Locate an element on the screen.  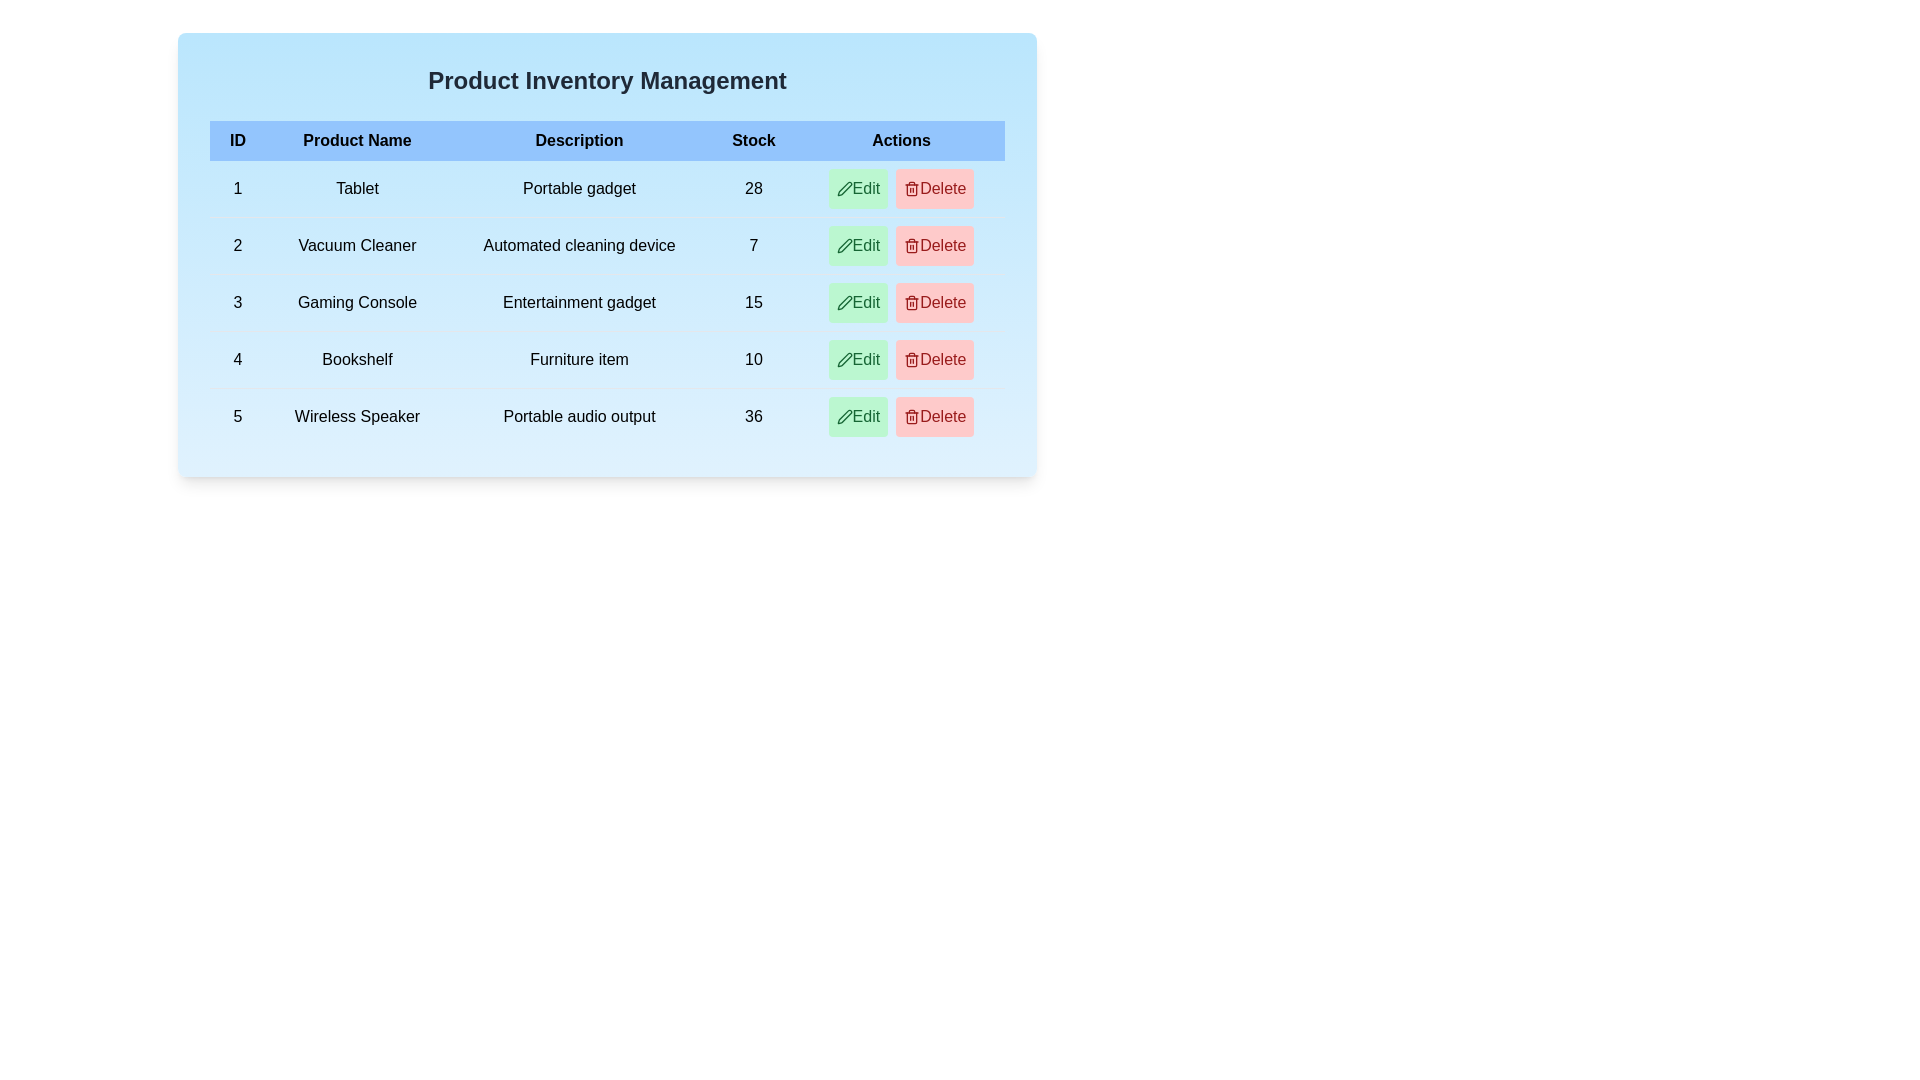
the text label displaying 'Wireless Speaker' located in the 'Product Name' column of the fifth row in the table is located at coordinates (357, 415).